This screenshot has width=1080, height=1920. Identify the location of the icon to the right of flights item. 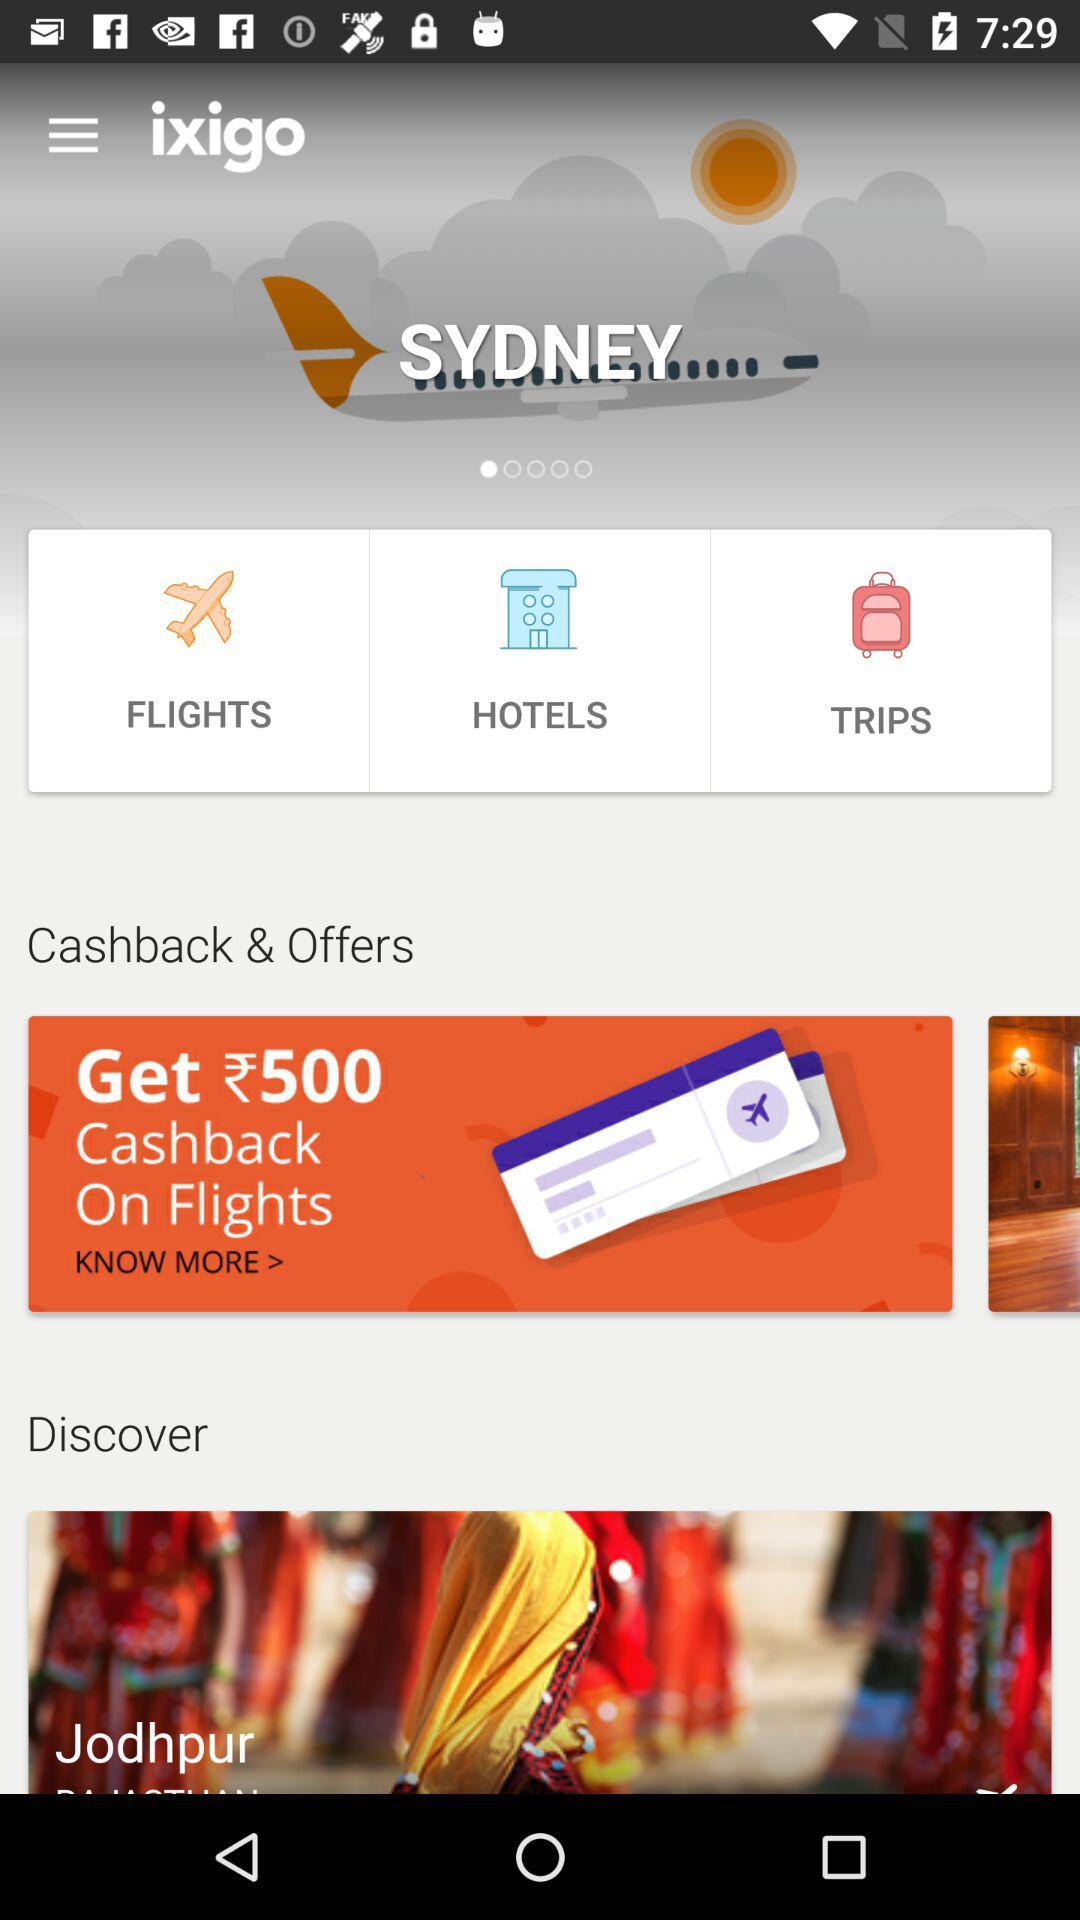
(540, 660).